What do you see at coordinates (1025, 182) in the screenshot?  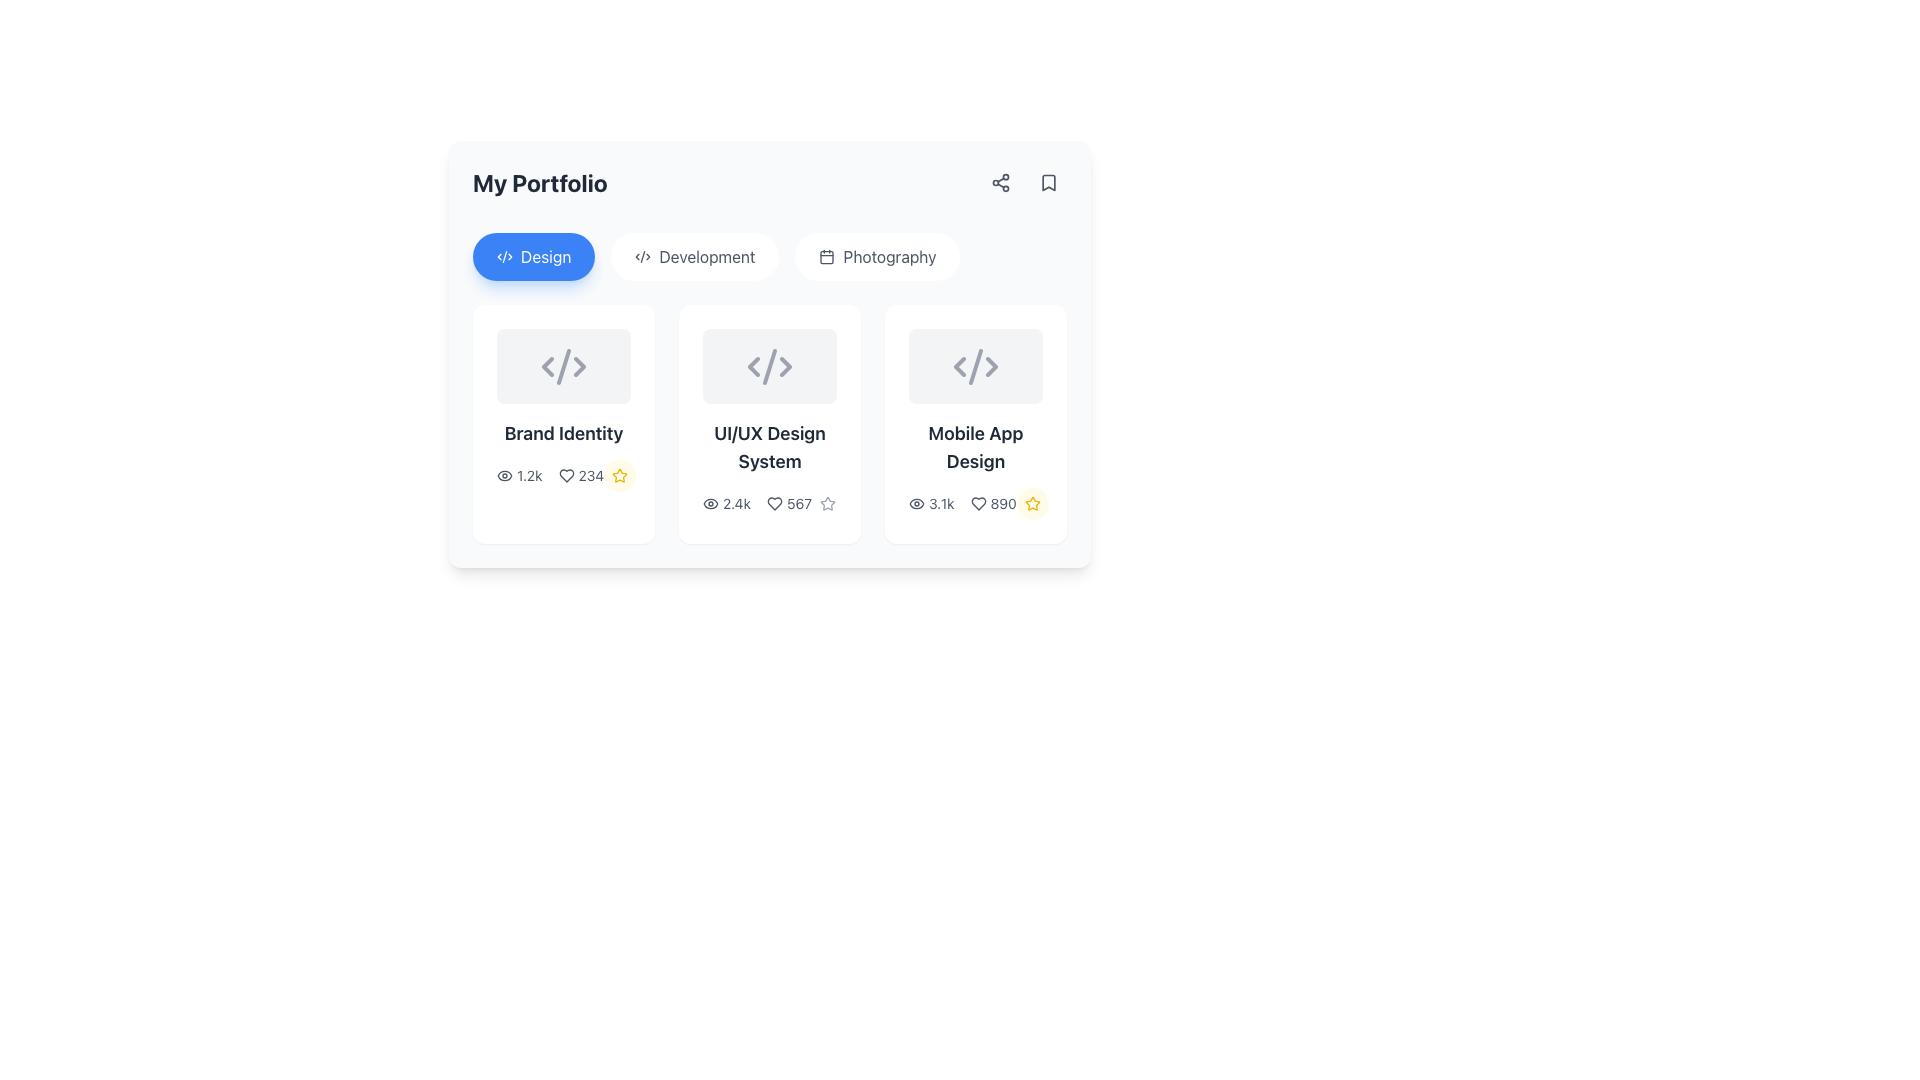 I see `the bookmark button located at the top-right corner of 'My Portfolio'` at bounding box center [1025, 182].